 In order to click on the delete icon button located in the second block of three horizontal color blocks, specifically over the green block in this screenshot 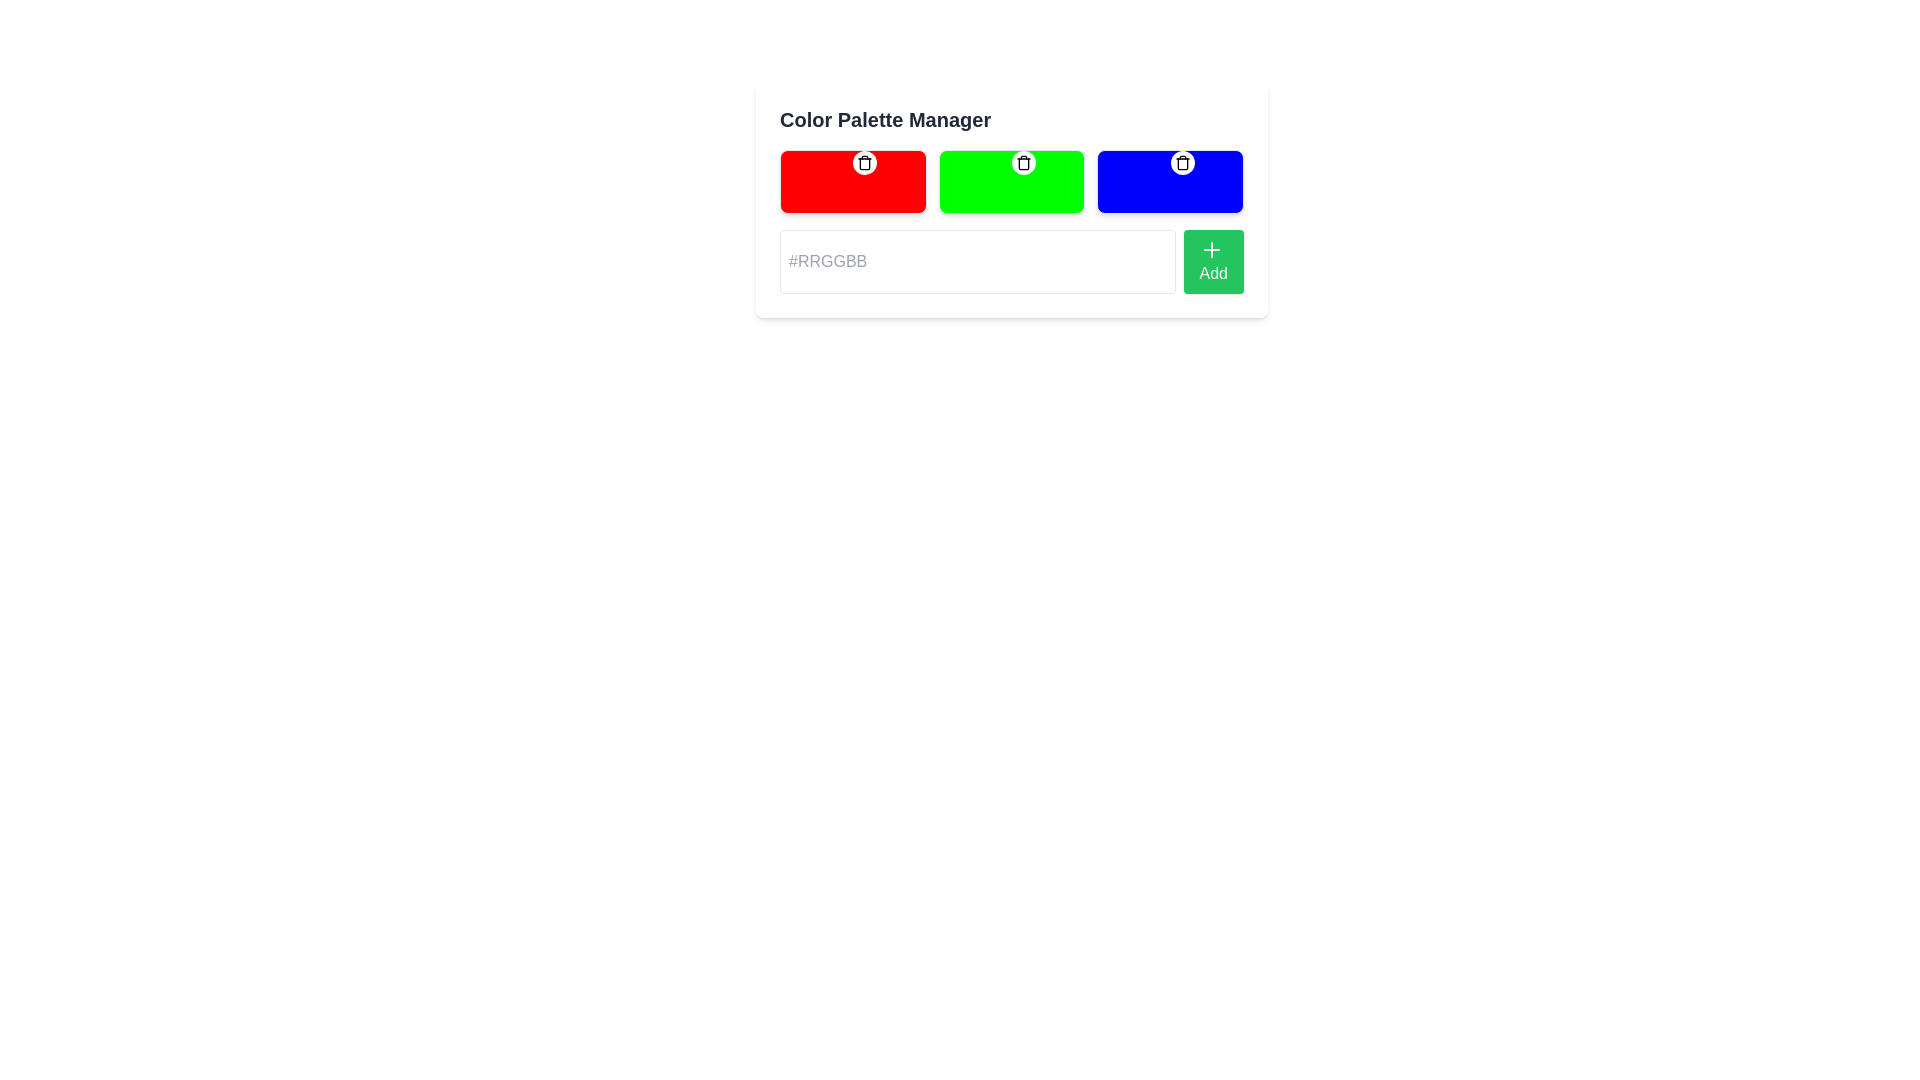, I will do `click(1023, 161)`.